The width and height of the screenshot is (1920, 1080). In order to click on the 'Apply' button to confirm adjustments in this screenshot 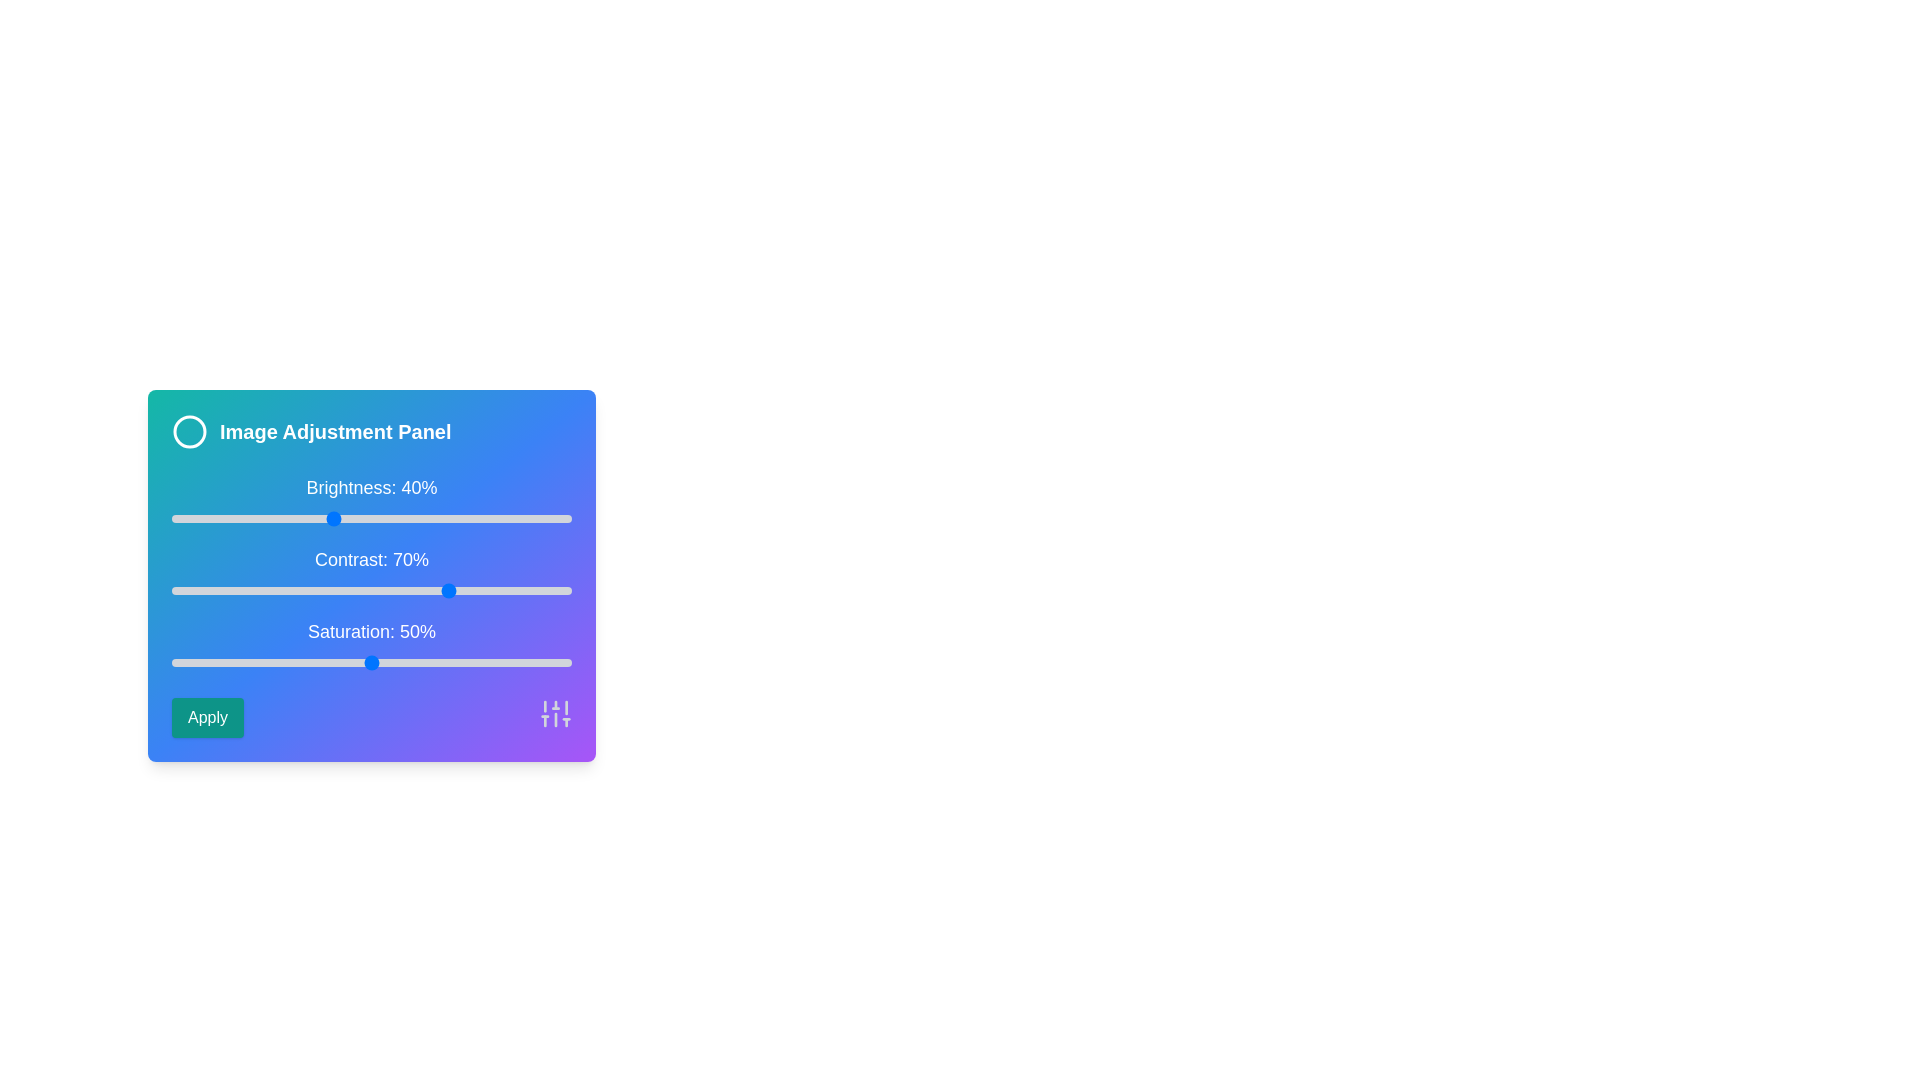, I will do `click(207, 716)`.